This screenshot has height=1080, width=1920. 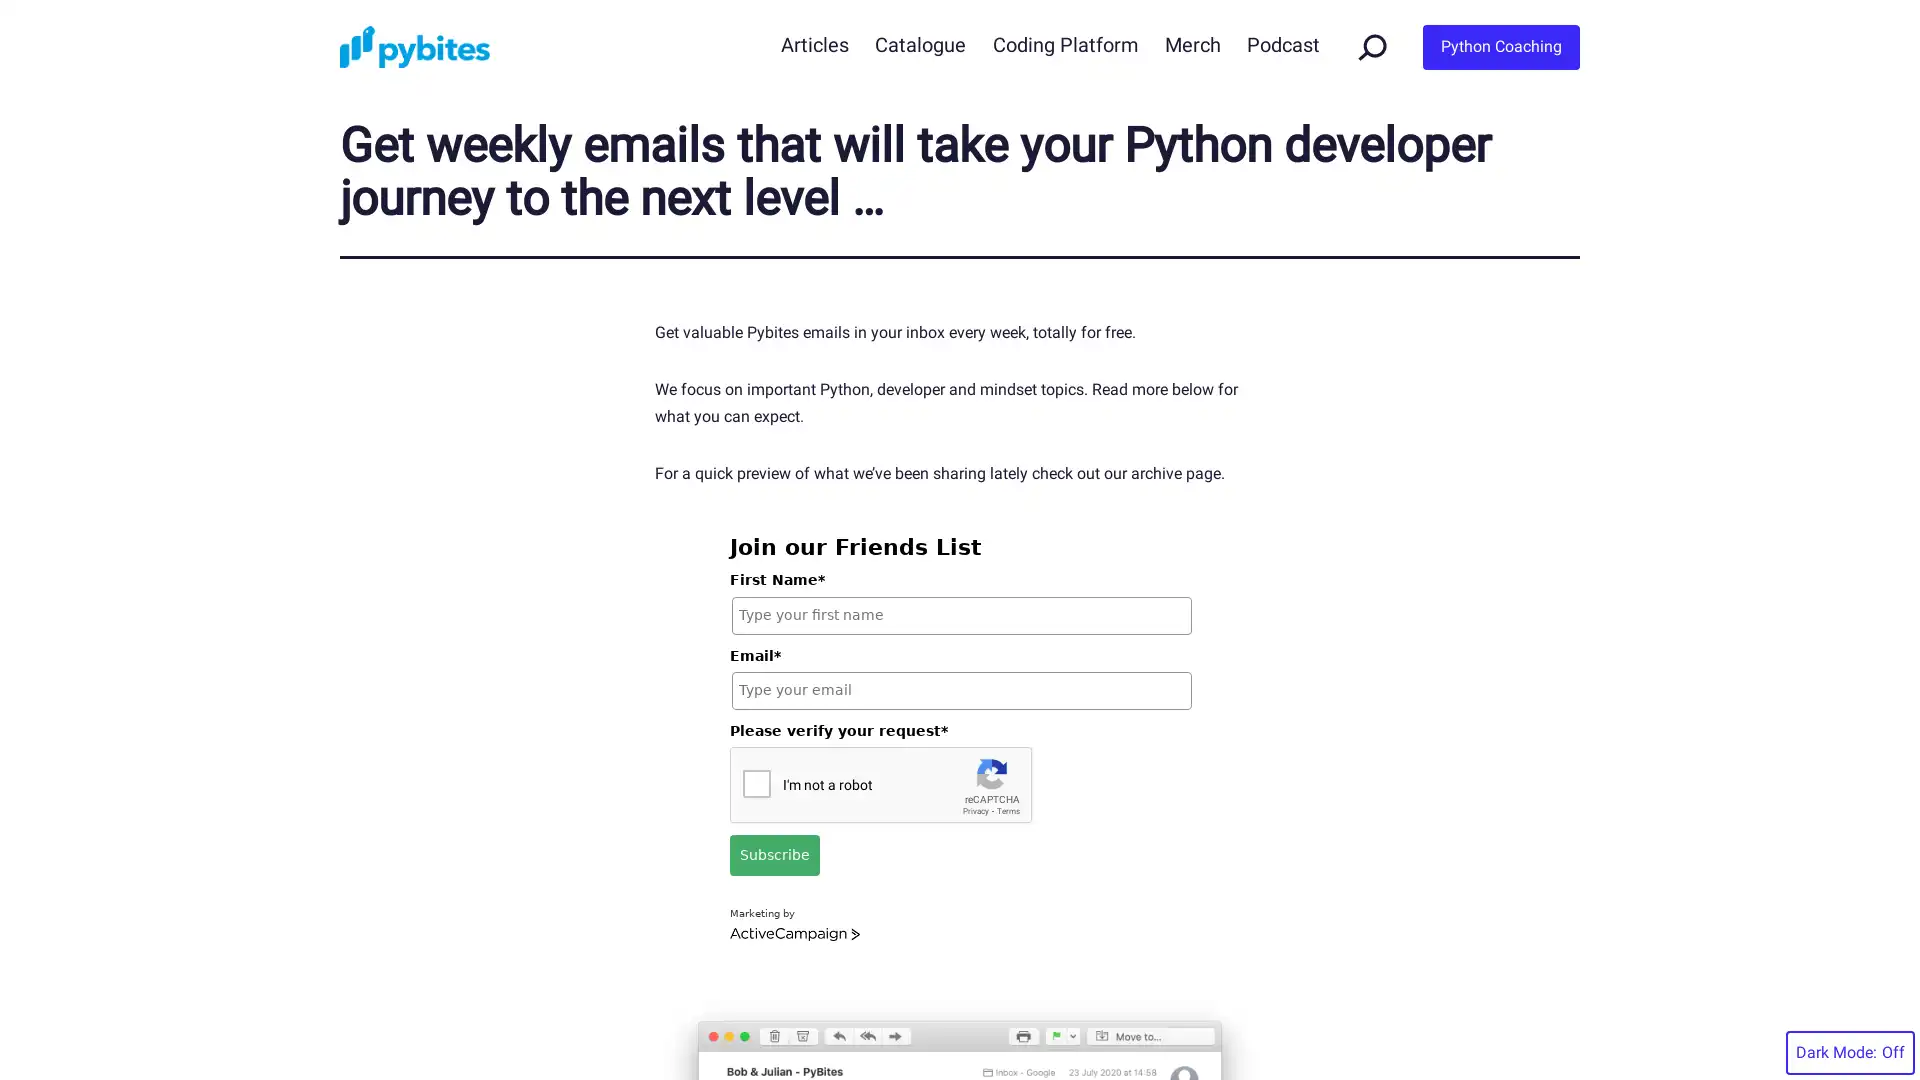 I want to click on Python Coaching, so click(x=1501, y=45).